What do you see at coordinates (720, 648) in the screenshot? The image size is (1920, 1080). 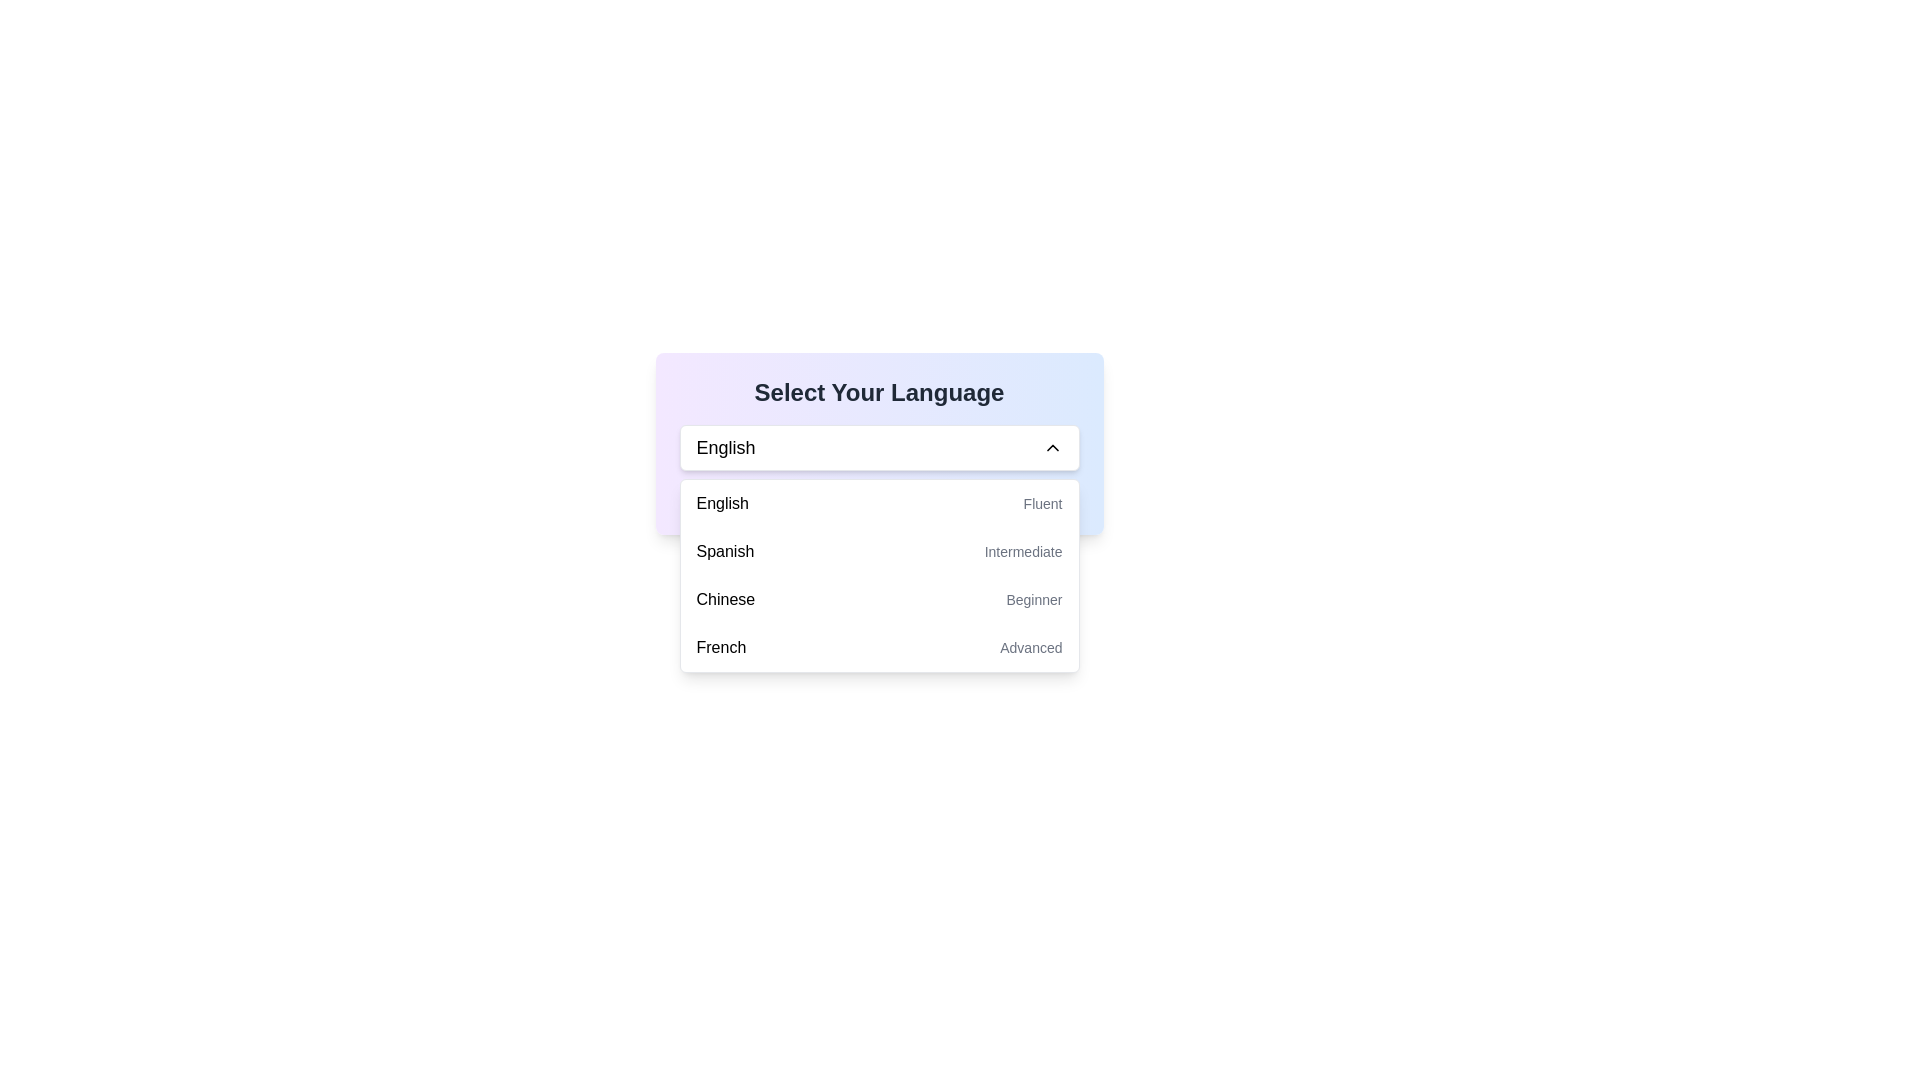 I see `the text label displaying the word 'French', which is styled plainly with black text on a white background, located near the bottom of the dropdown list under the language selection section, before the word 'Advanced'` at bounding box center [720, 648].